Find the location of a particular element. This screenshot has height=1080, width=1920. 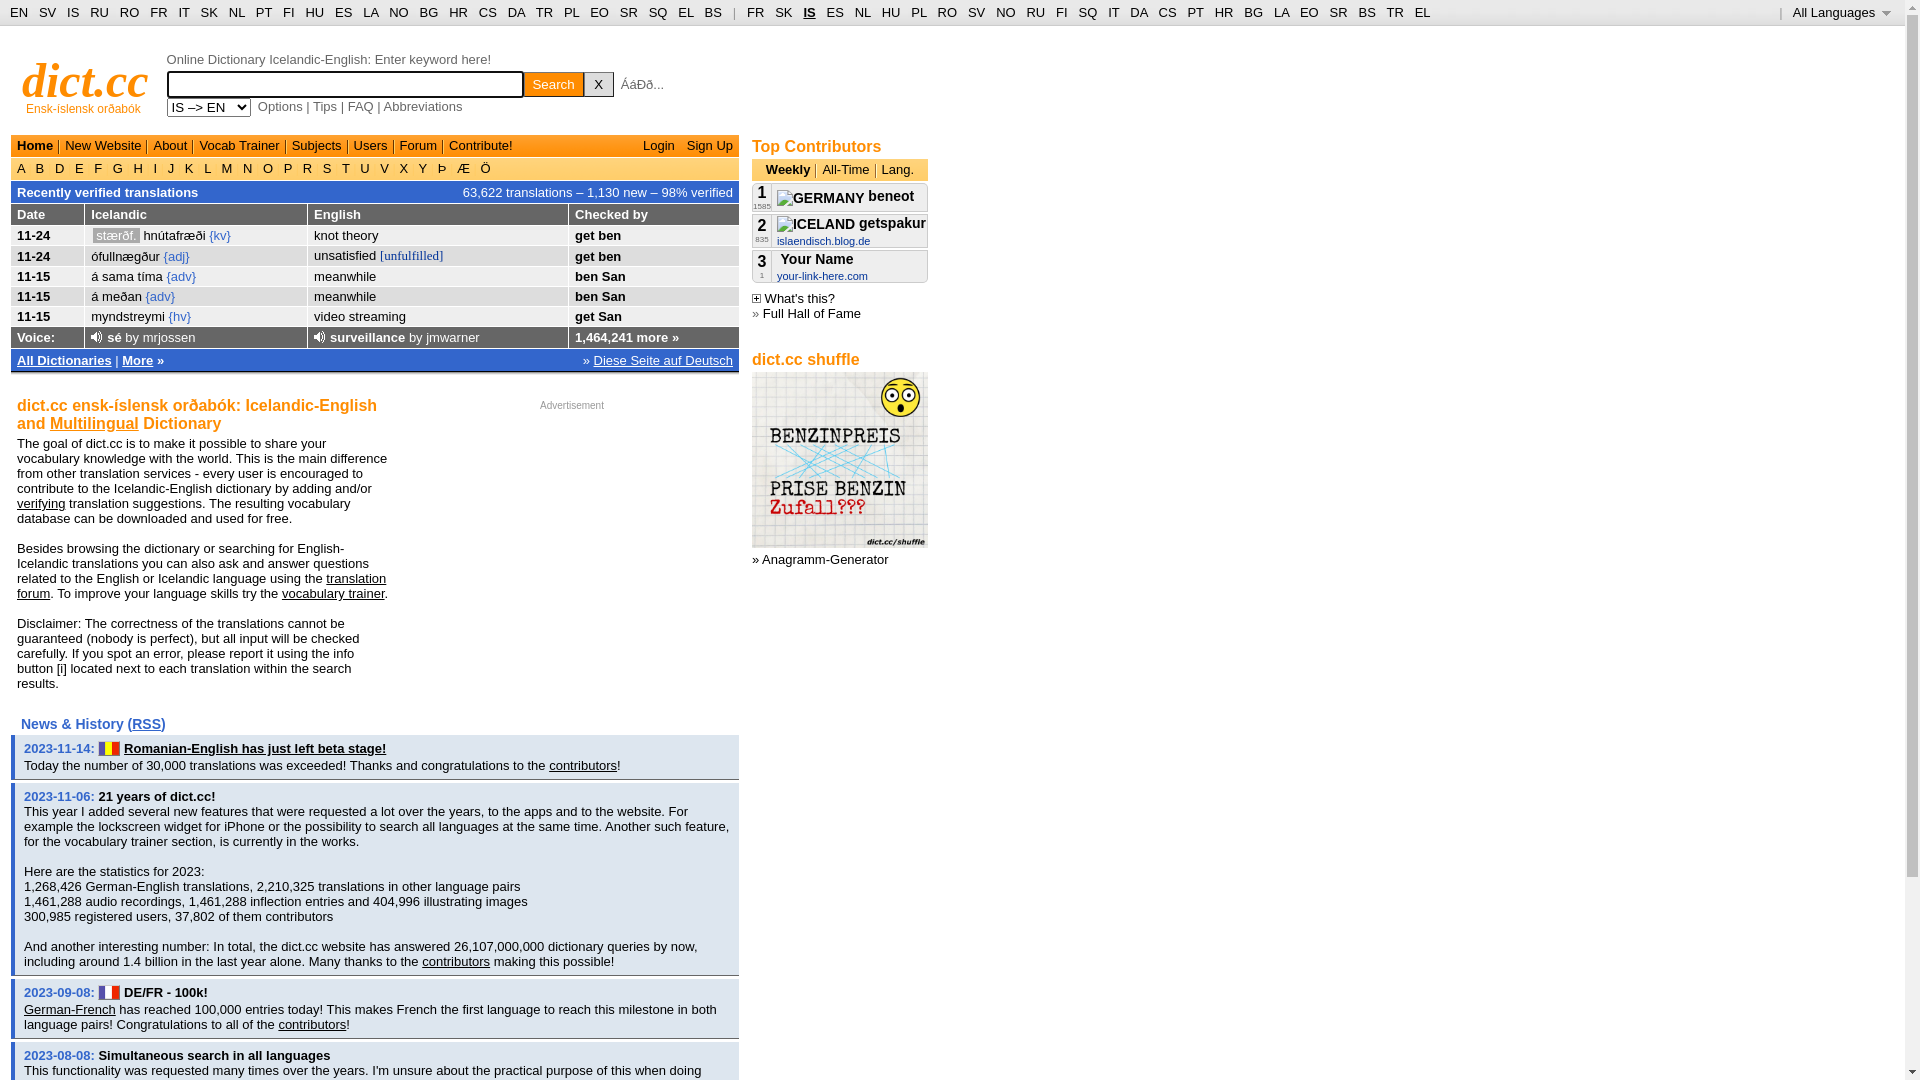

'EO' is located at coordinates (598, 12).